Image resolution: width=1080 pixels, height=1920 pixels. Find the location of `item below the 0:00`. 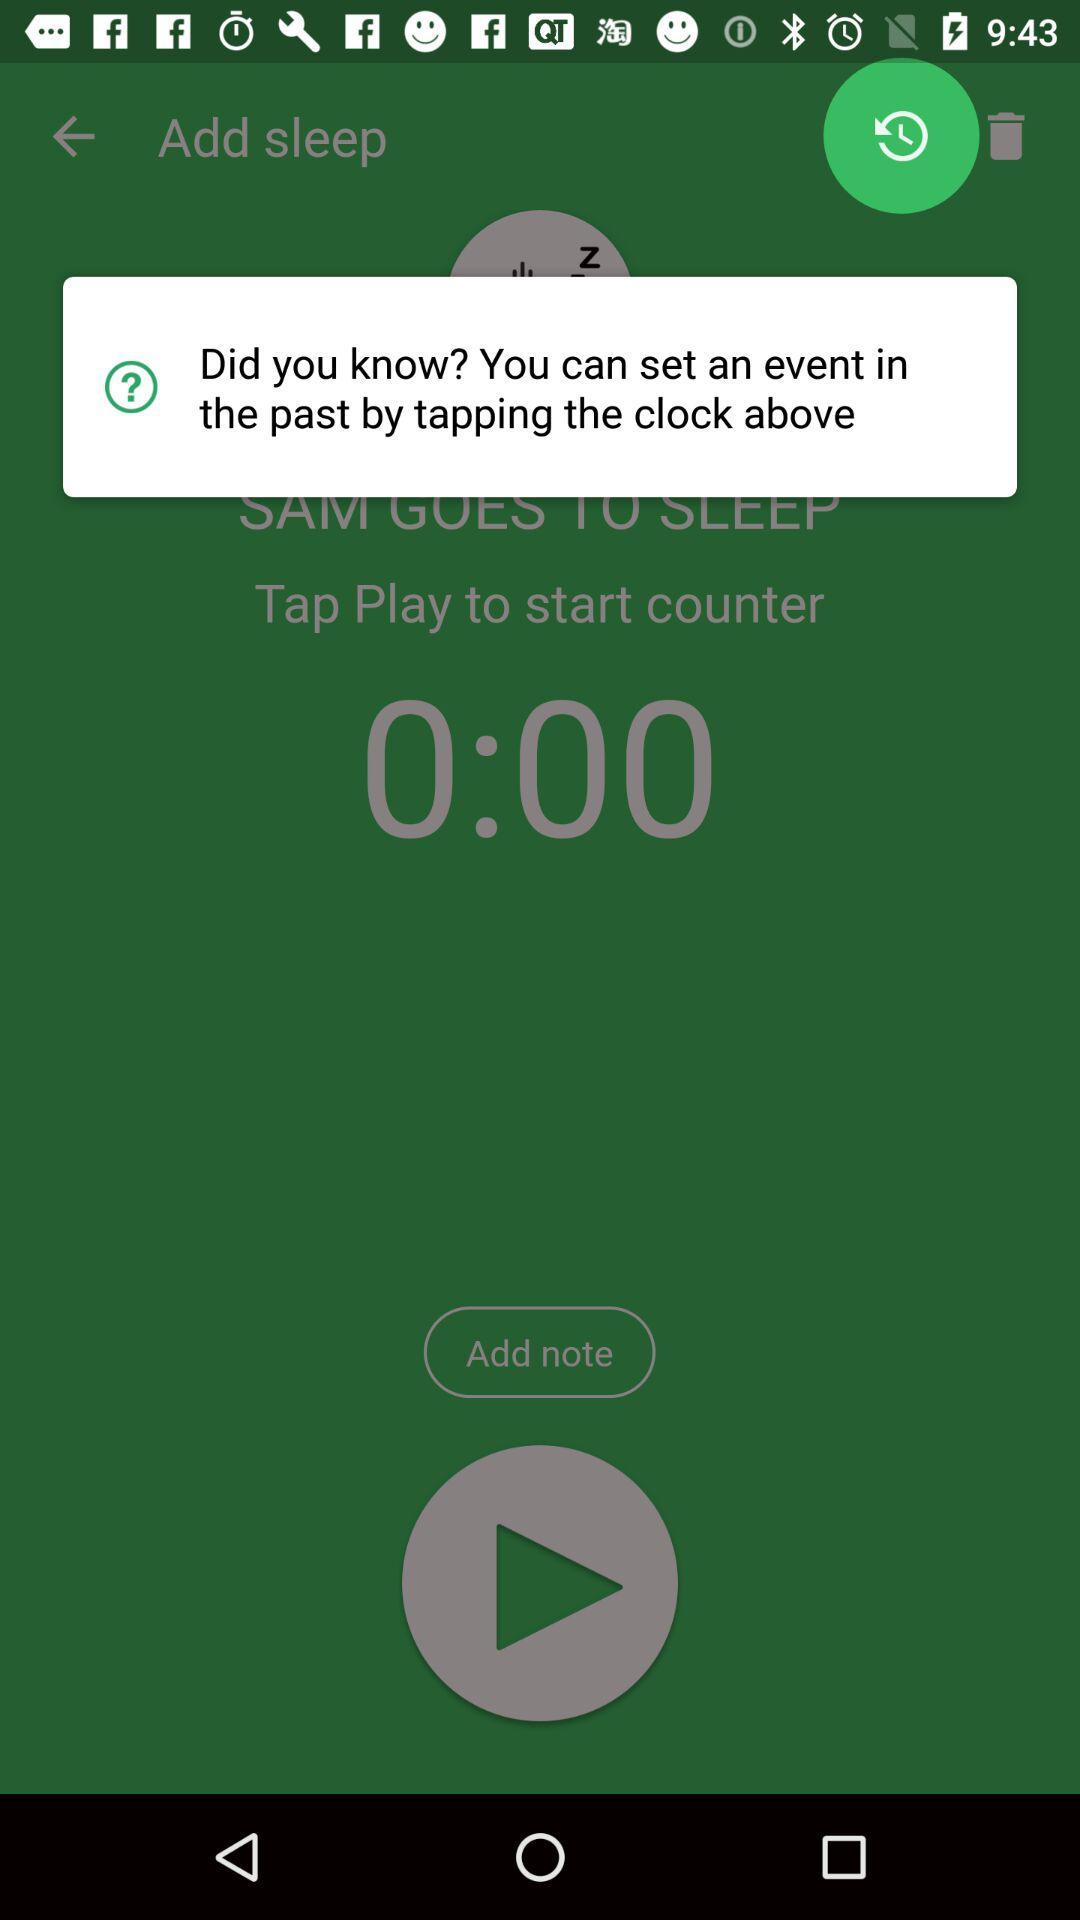

item below the 0:00 is located at coordinates (538, 1352).